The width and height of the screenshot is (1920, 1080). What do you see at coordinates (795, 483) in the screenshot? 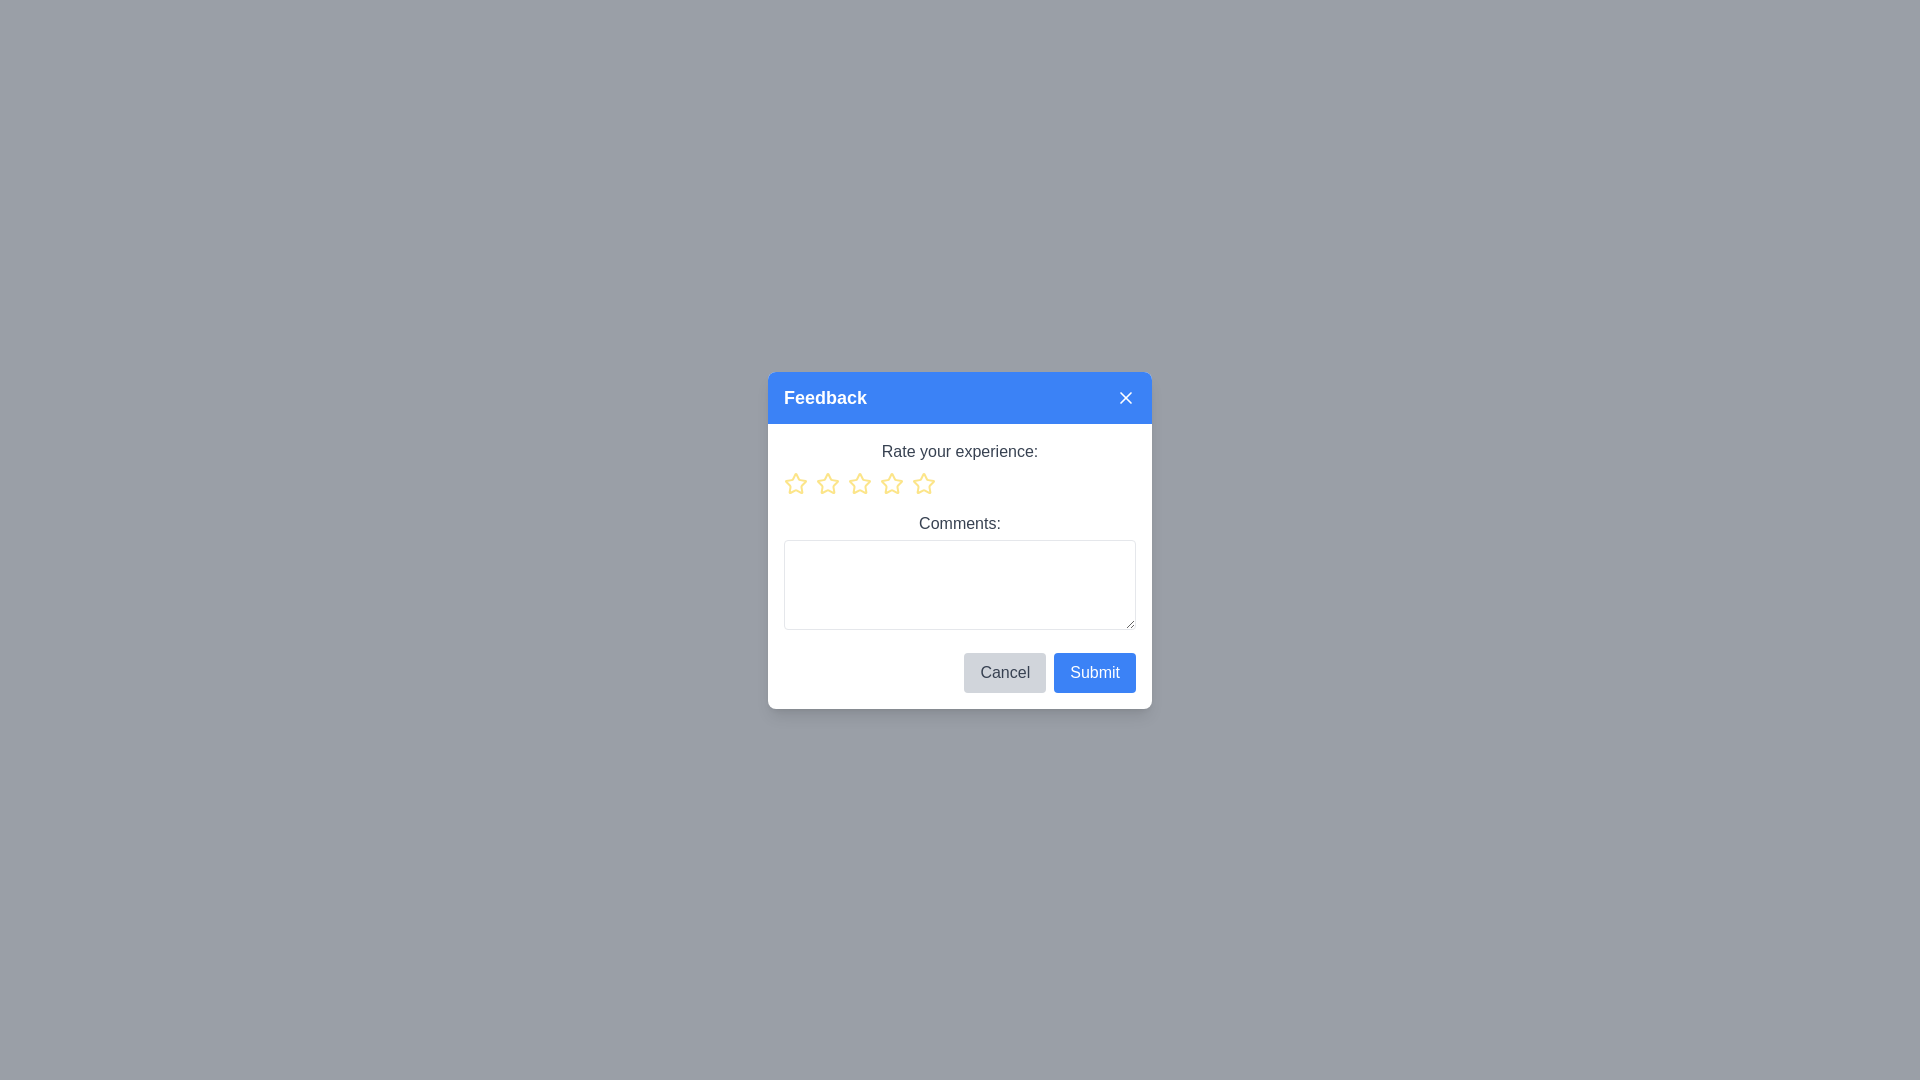
I see `the star-shaped icon with a yellow outline and white fill` at bounding box center [795, 483].